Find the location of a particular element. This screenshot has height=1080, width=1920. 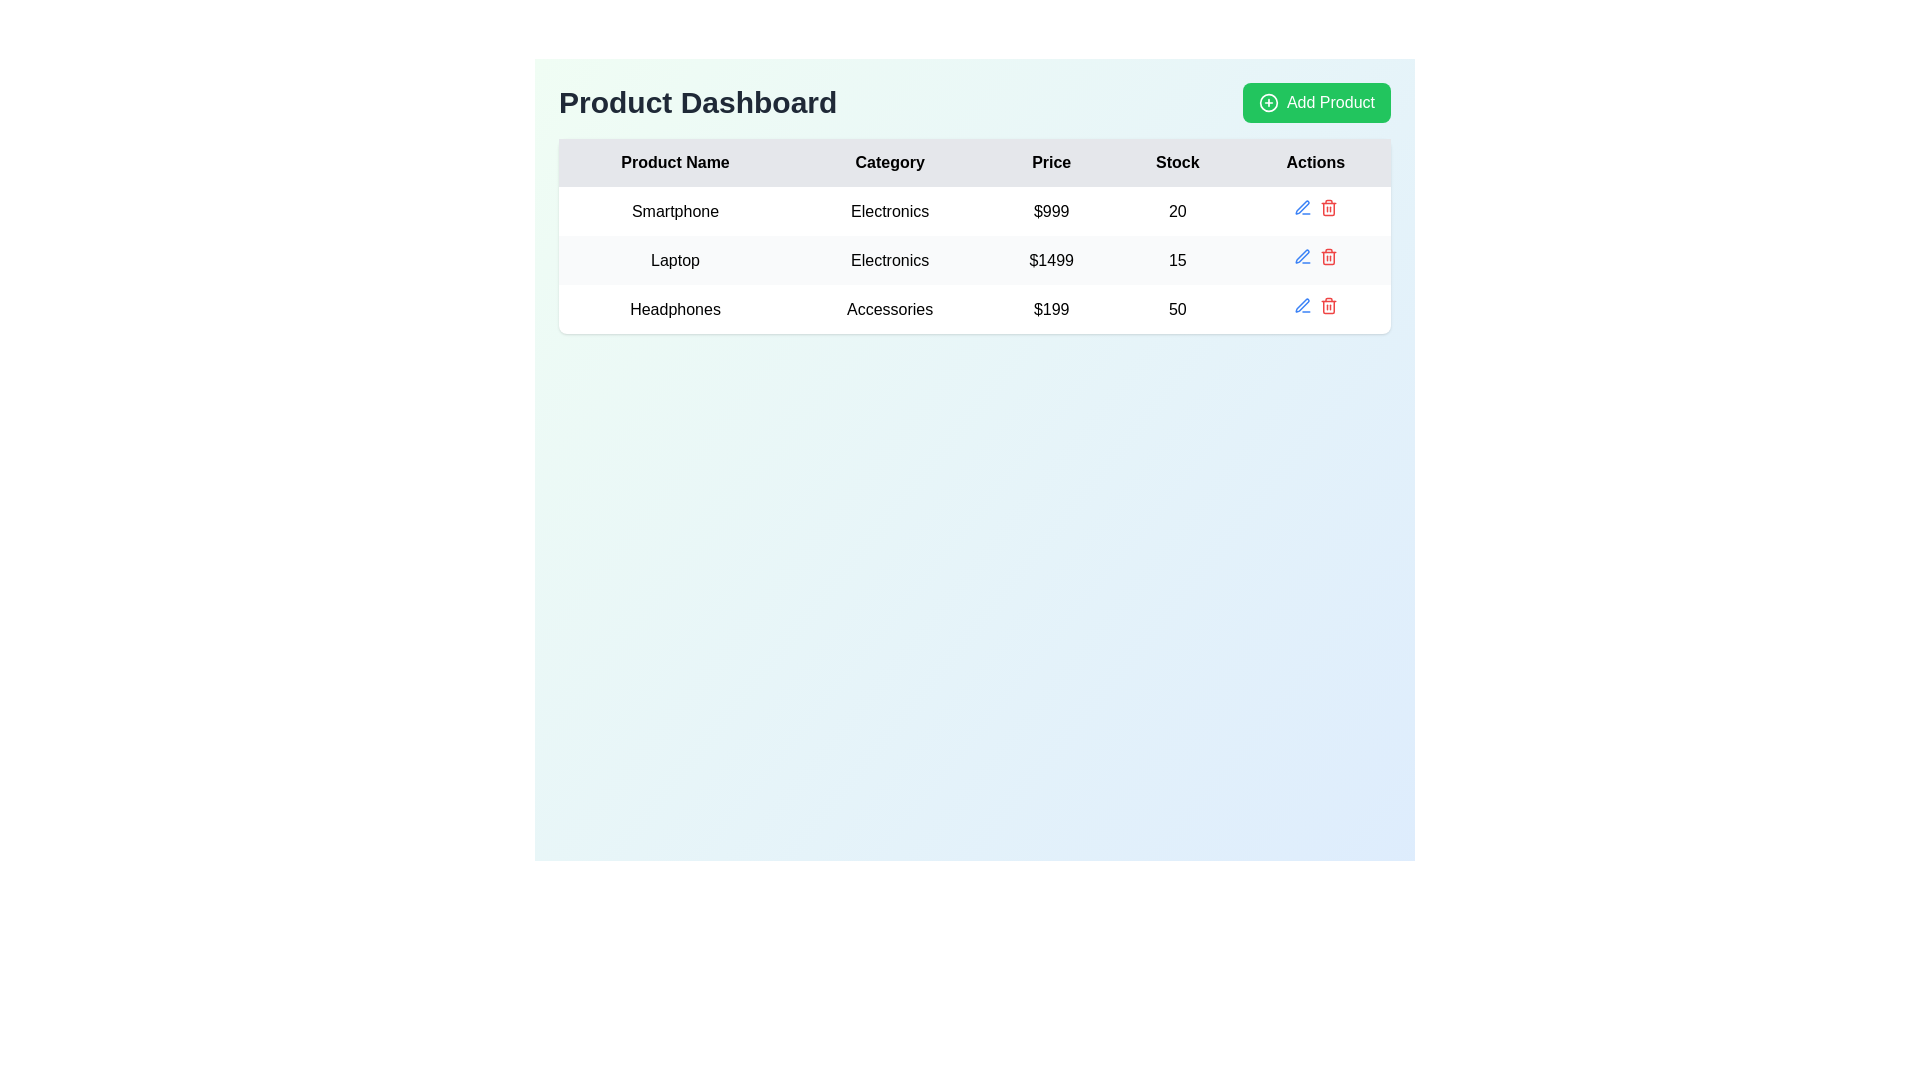

the delete icon in the 'Actions' column of the second row of the table is located at coordinates (1328, 256).